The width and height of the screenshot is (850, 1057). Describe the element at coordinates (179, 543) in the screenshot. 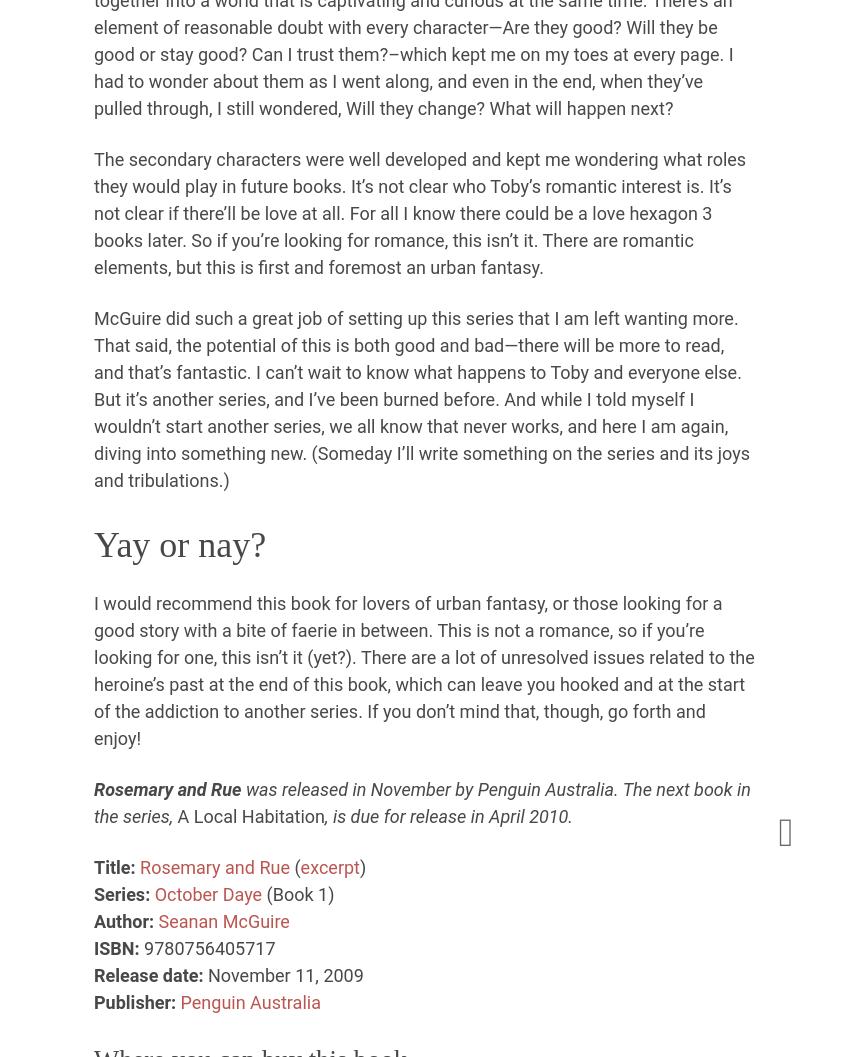

I see `'Yay or nay?'` at that location.